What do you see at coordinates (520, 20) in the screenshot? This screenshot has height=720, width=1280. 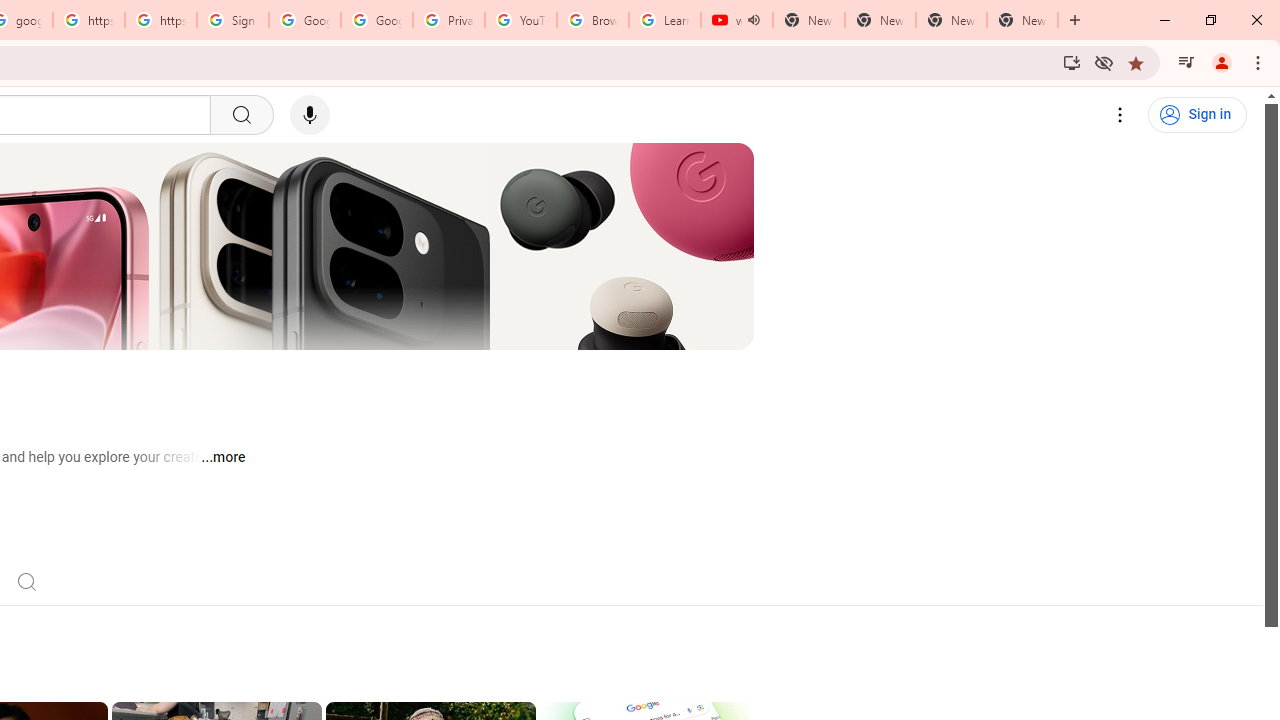 I see `'YouTube'` at bounding box center [520, 20].